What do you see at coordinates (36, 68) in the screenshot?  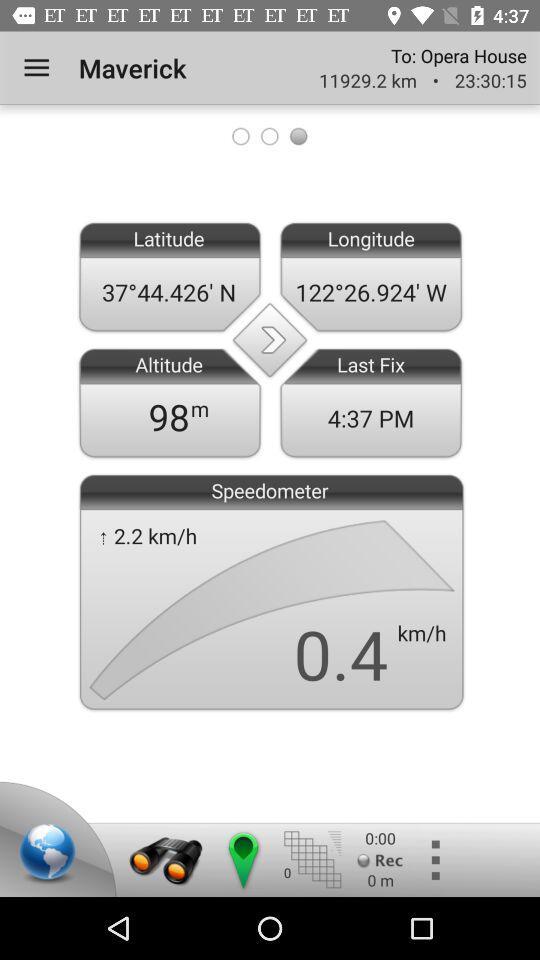 I see `item next to the maverick` at bounding box center [36, 68].